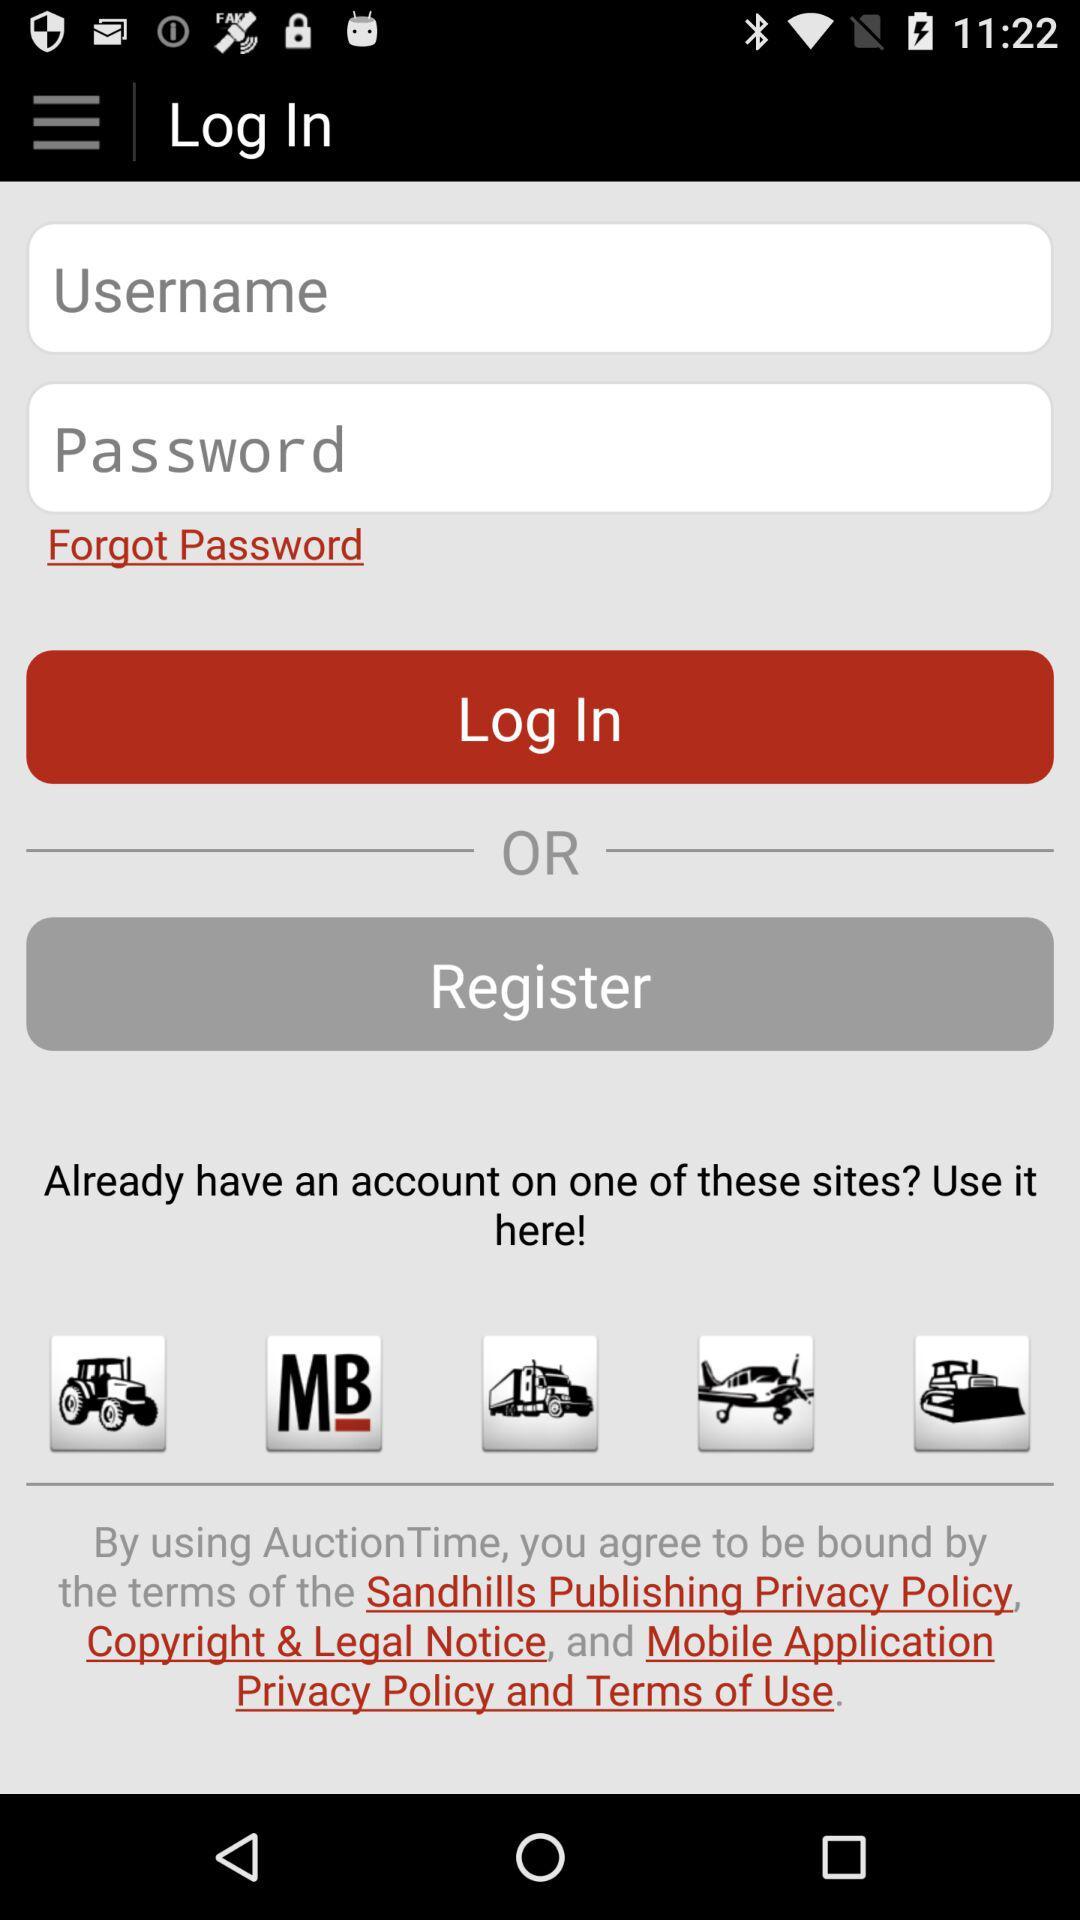  I want to click on username, so click(540, 287).